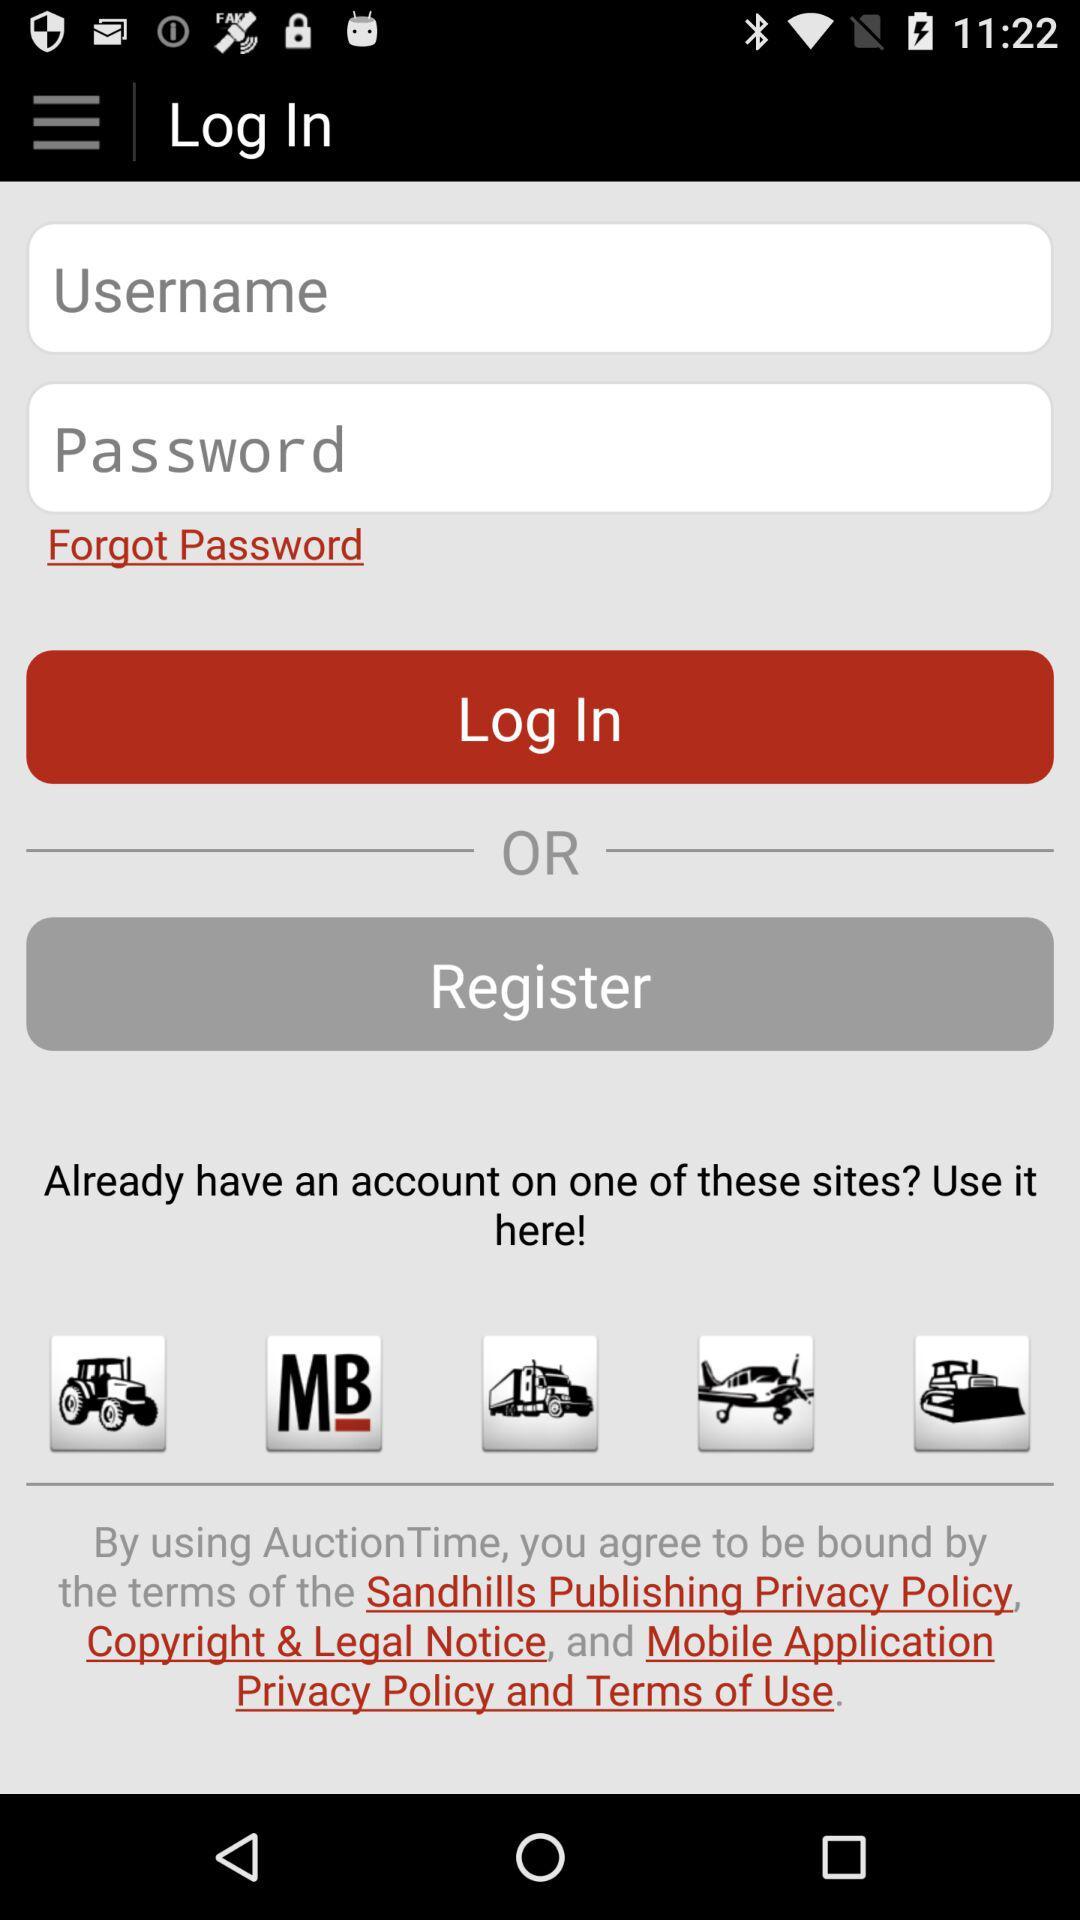  I want to click on username, so click(540, 287).